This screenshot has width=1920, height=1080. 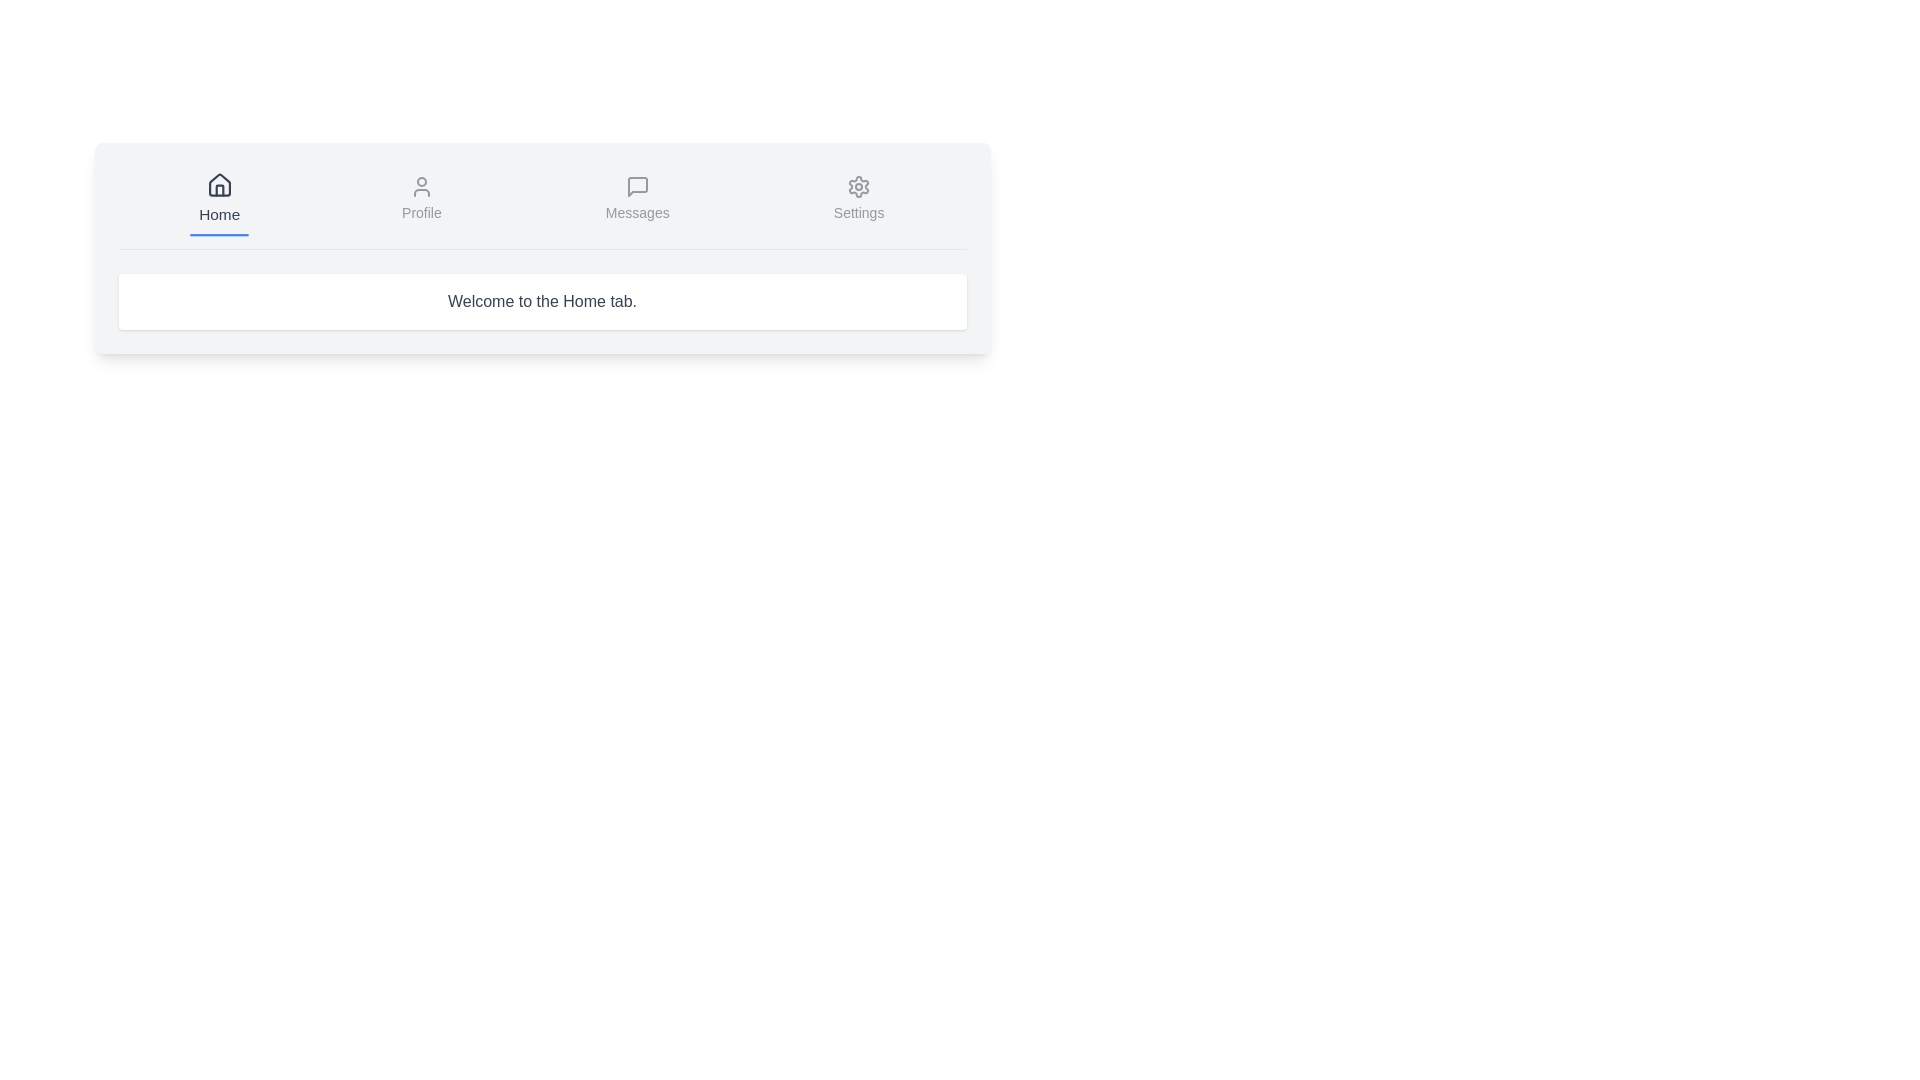 What do you see at coordinates (420, 200) in the screenshot?
I see `the tab button labeled Profile` at bounding box center [420, 200].